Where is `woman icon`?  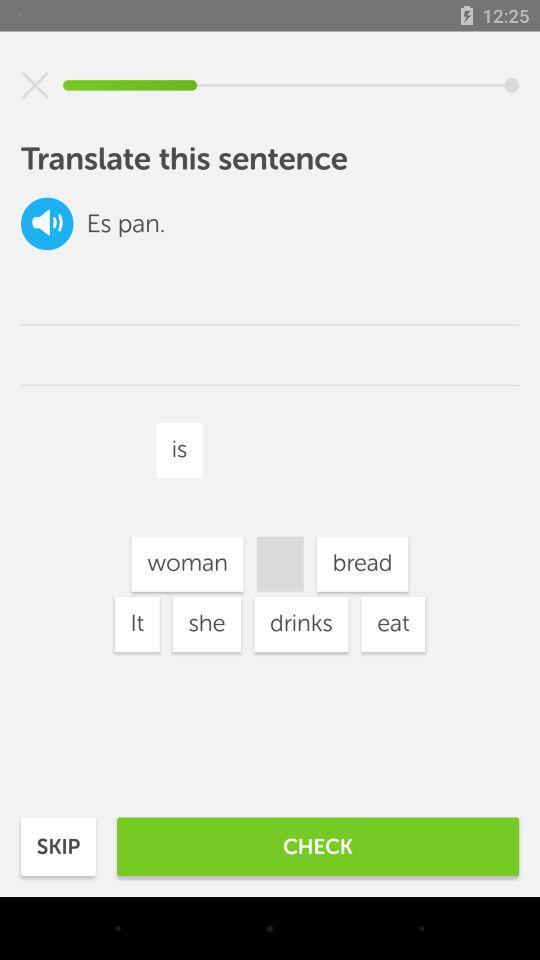
woman icon is located at coordinates (187, 564).